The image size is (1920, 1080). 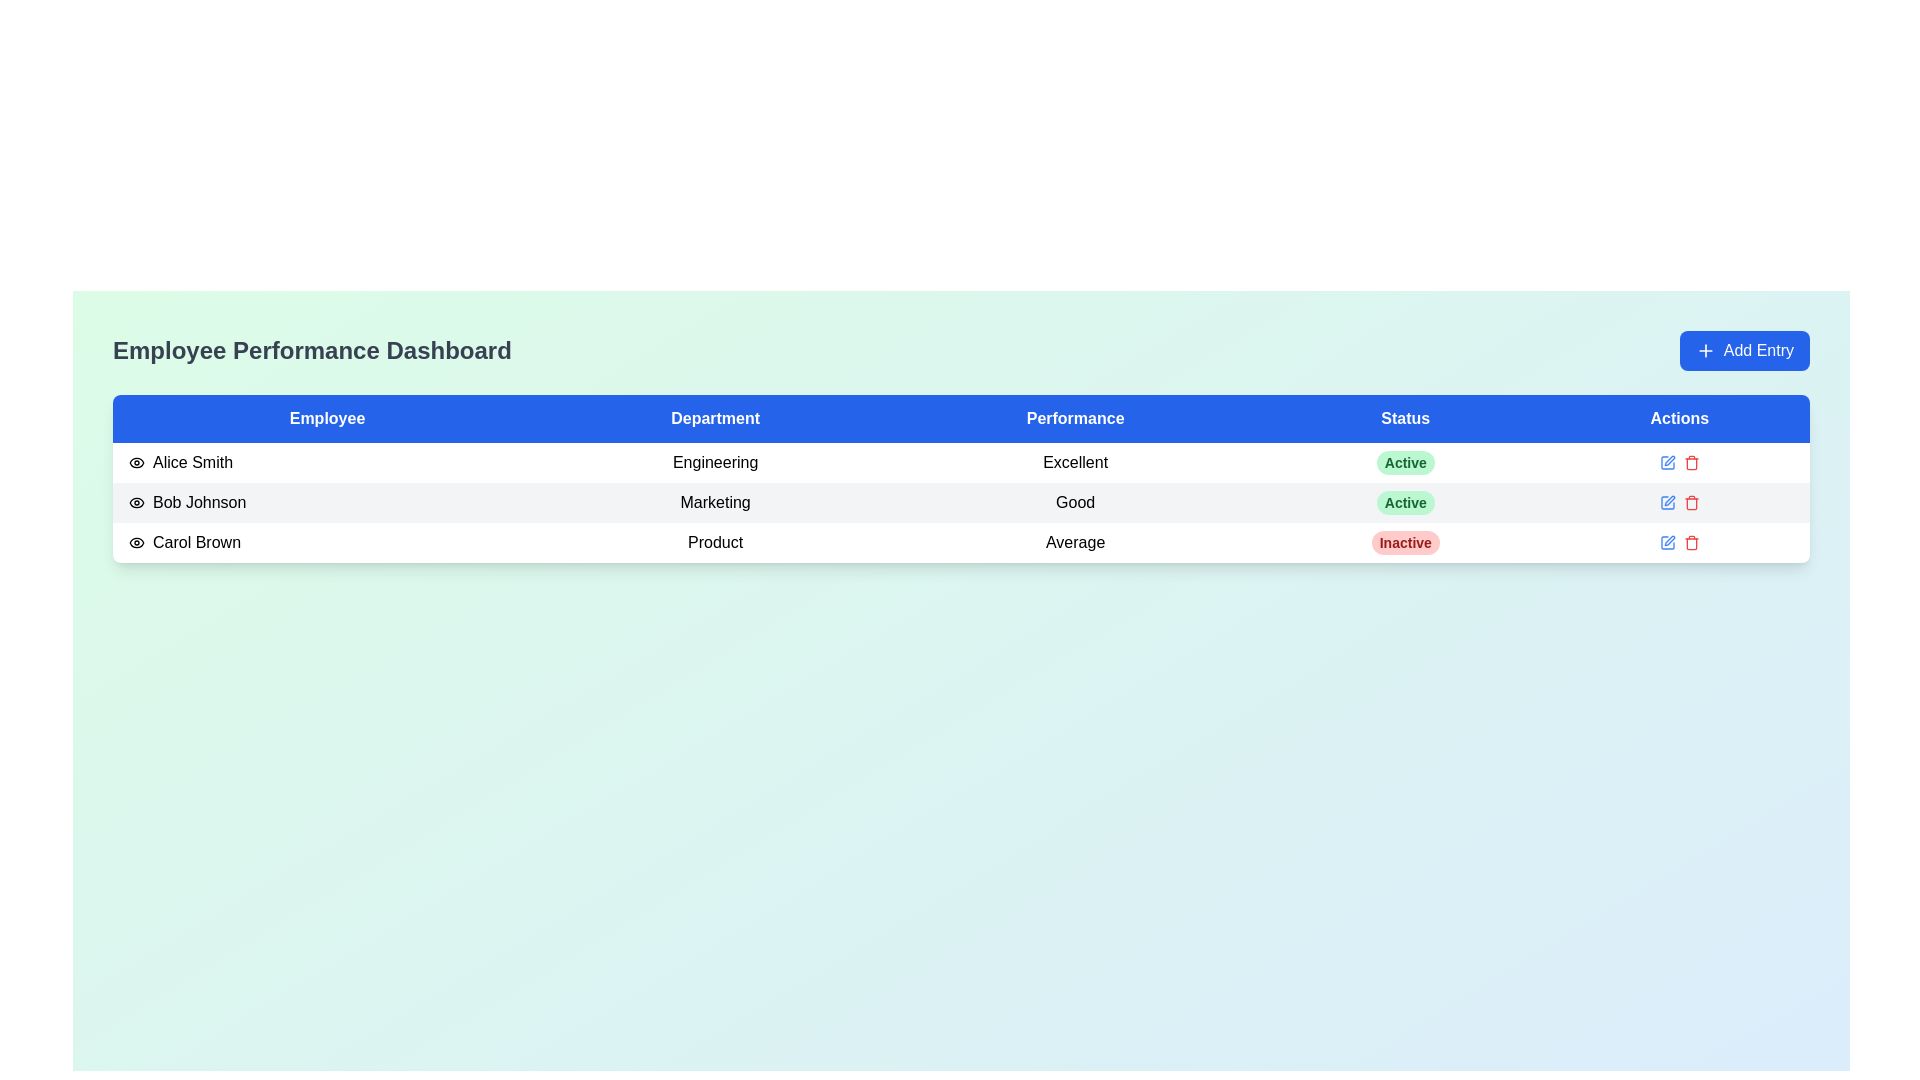 I want to click on the second button on the right of the header section, so click(x=1743, y=350).